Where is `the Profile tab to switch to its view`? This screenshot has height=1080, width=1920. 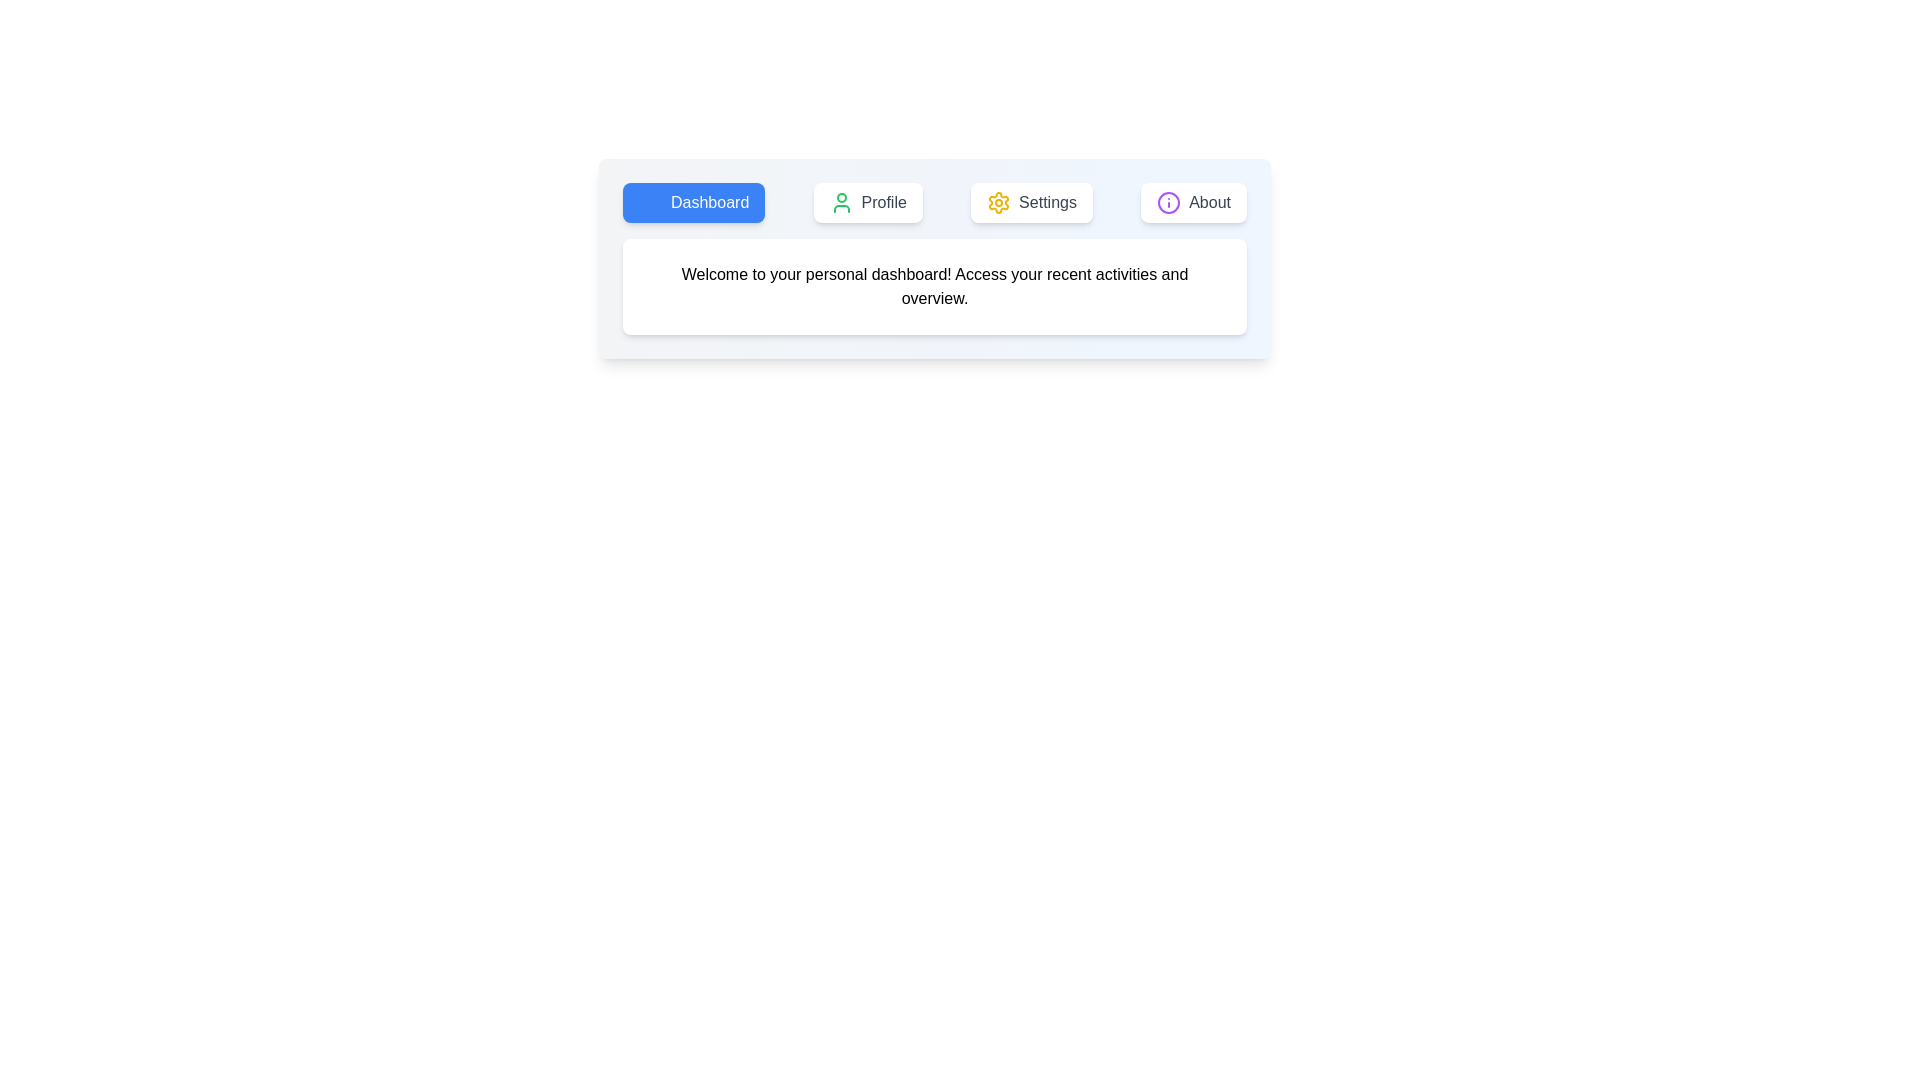 the Profile tab to switch to its view is located at coordinates (868, 203).